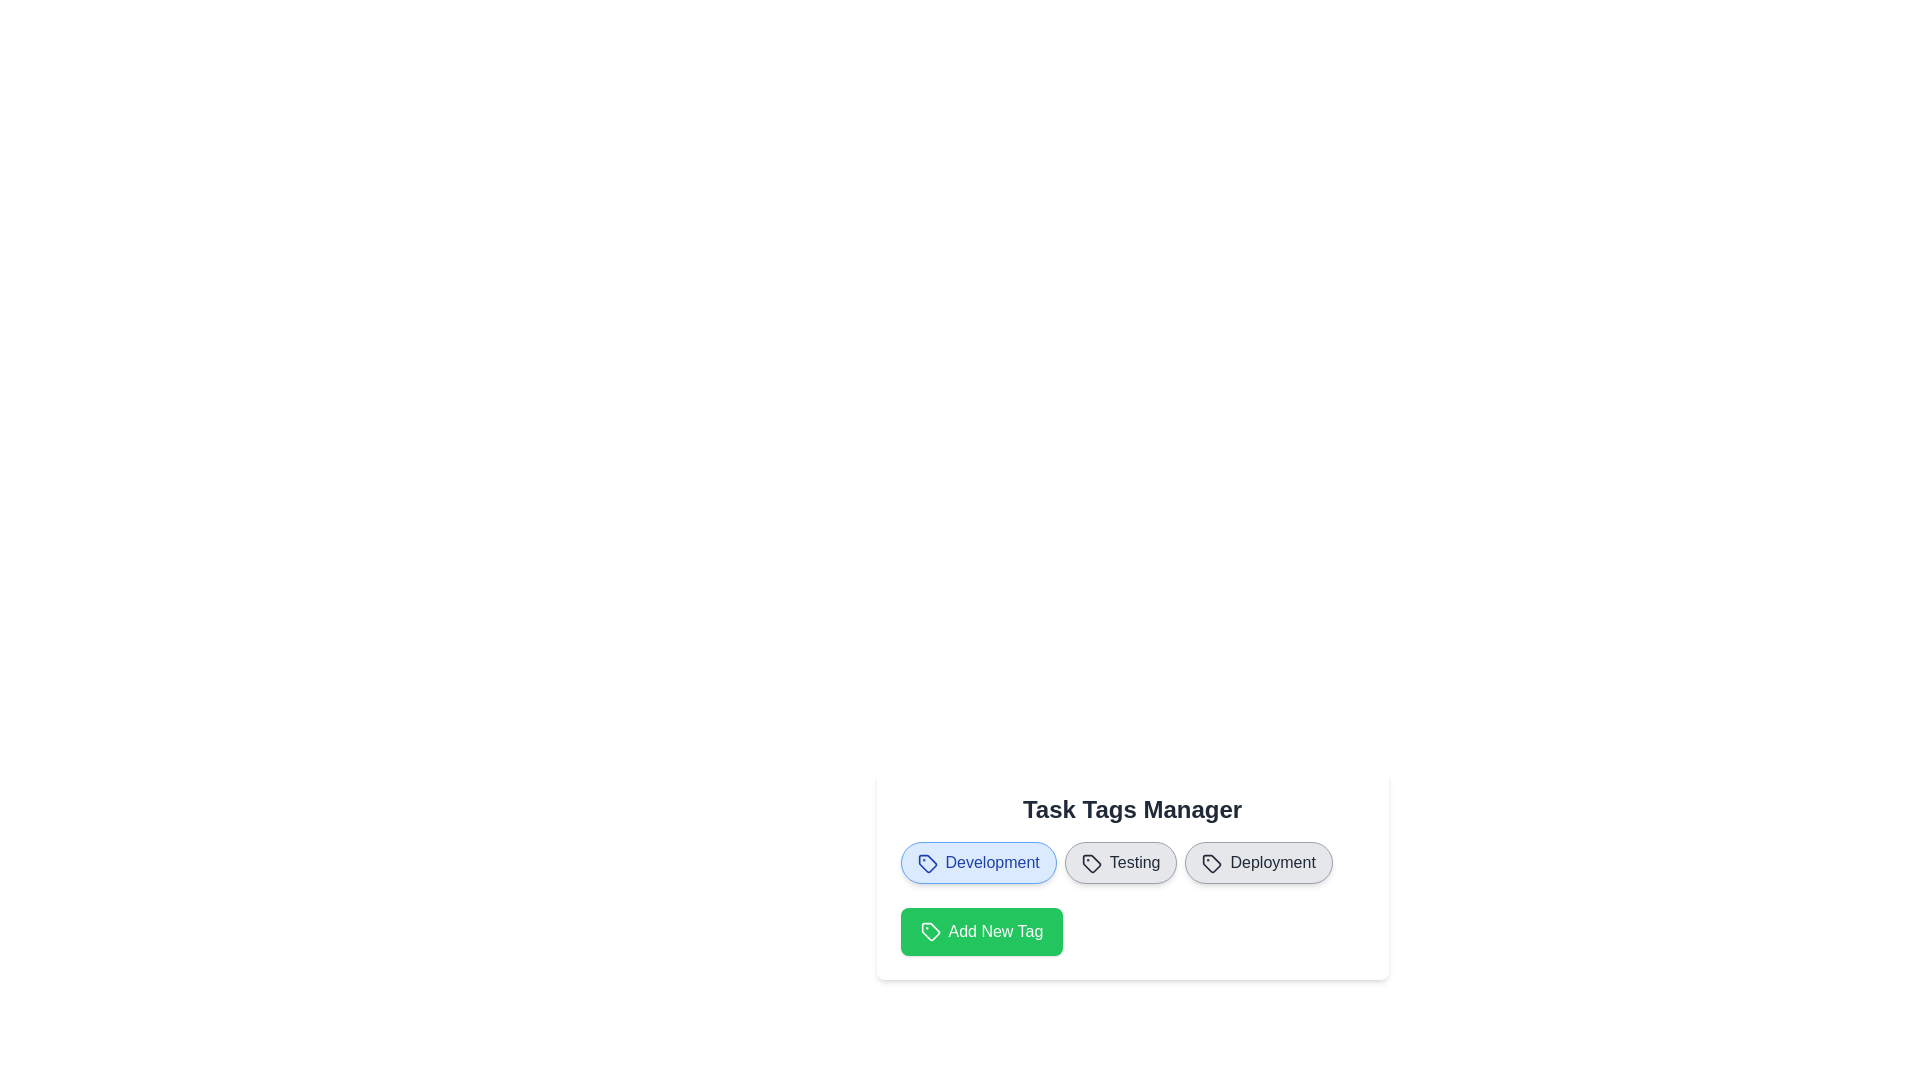 This screenshot has width=1920, height=1080. I want to click on the green 'Add New Tag' button which contains the SVG graphical icon for tagging functionality, so click(929, 932).